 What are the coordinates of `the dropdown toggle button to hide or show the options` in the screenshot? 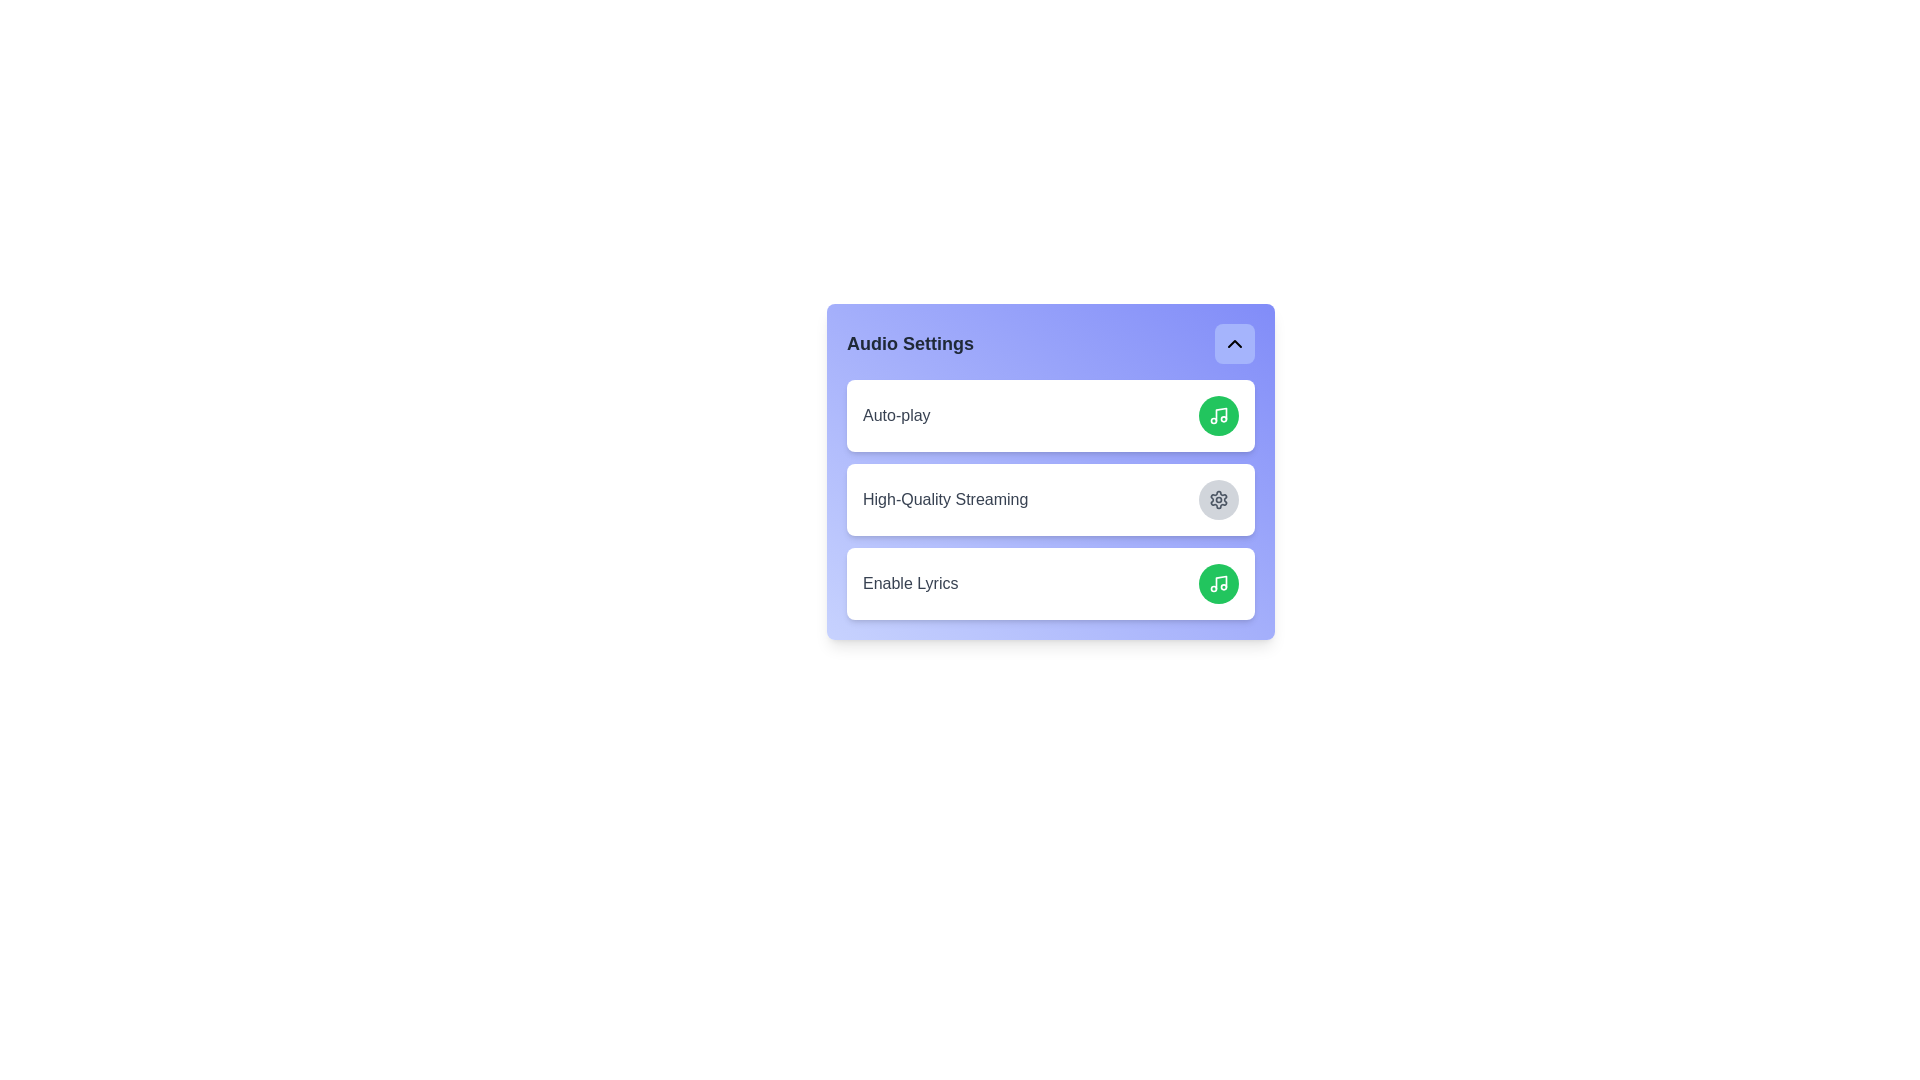 It's located at (1233, 342).